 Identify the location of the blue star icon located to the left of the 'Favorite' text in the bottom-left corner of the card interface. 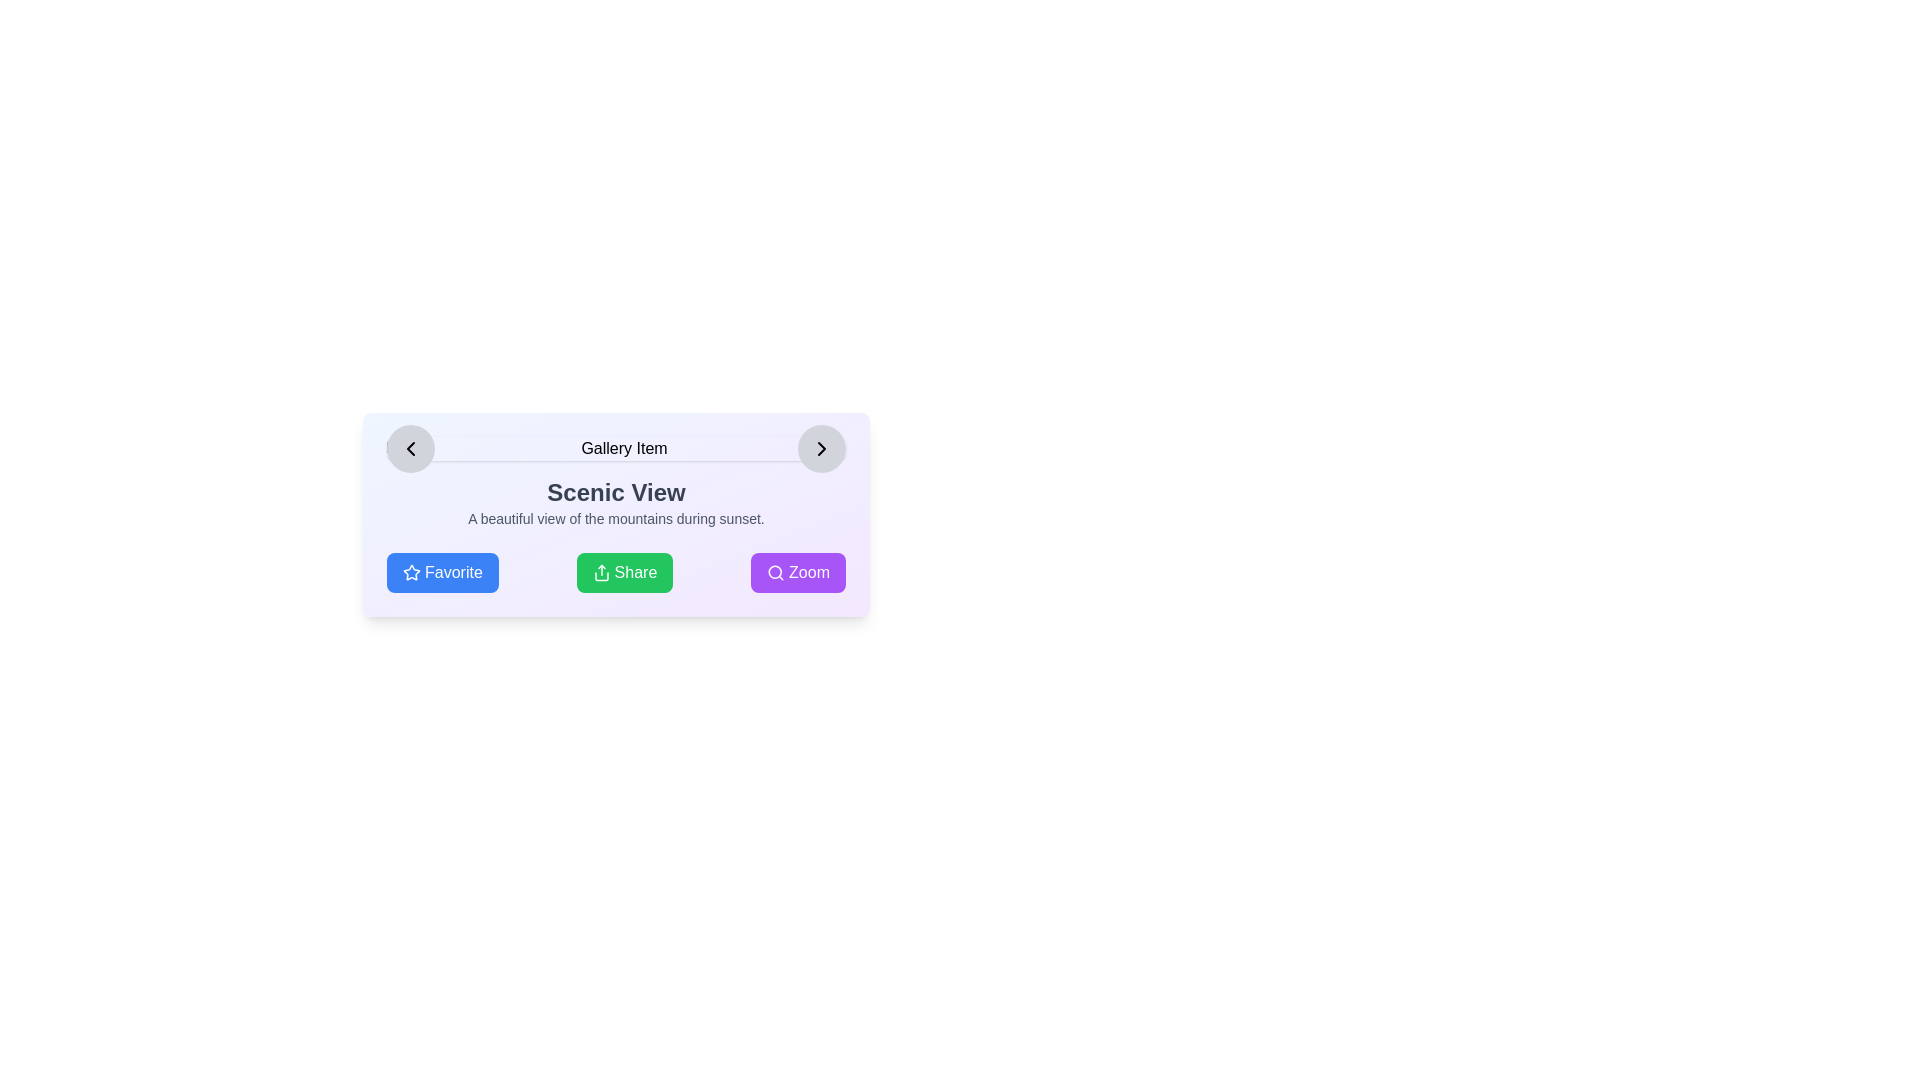
(411, 572).